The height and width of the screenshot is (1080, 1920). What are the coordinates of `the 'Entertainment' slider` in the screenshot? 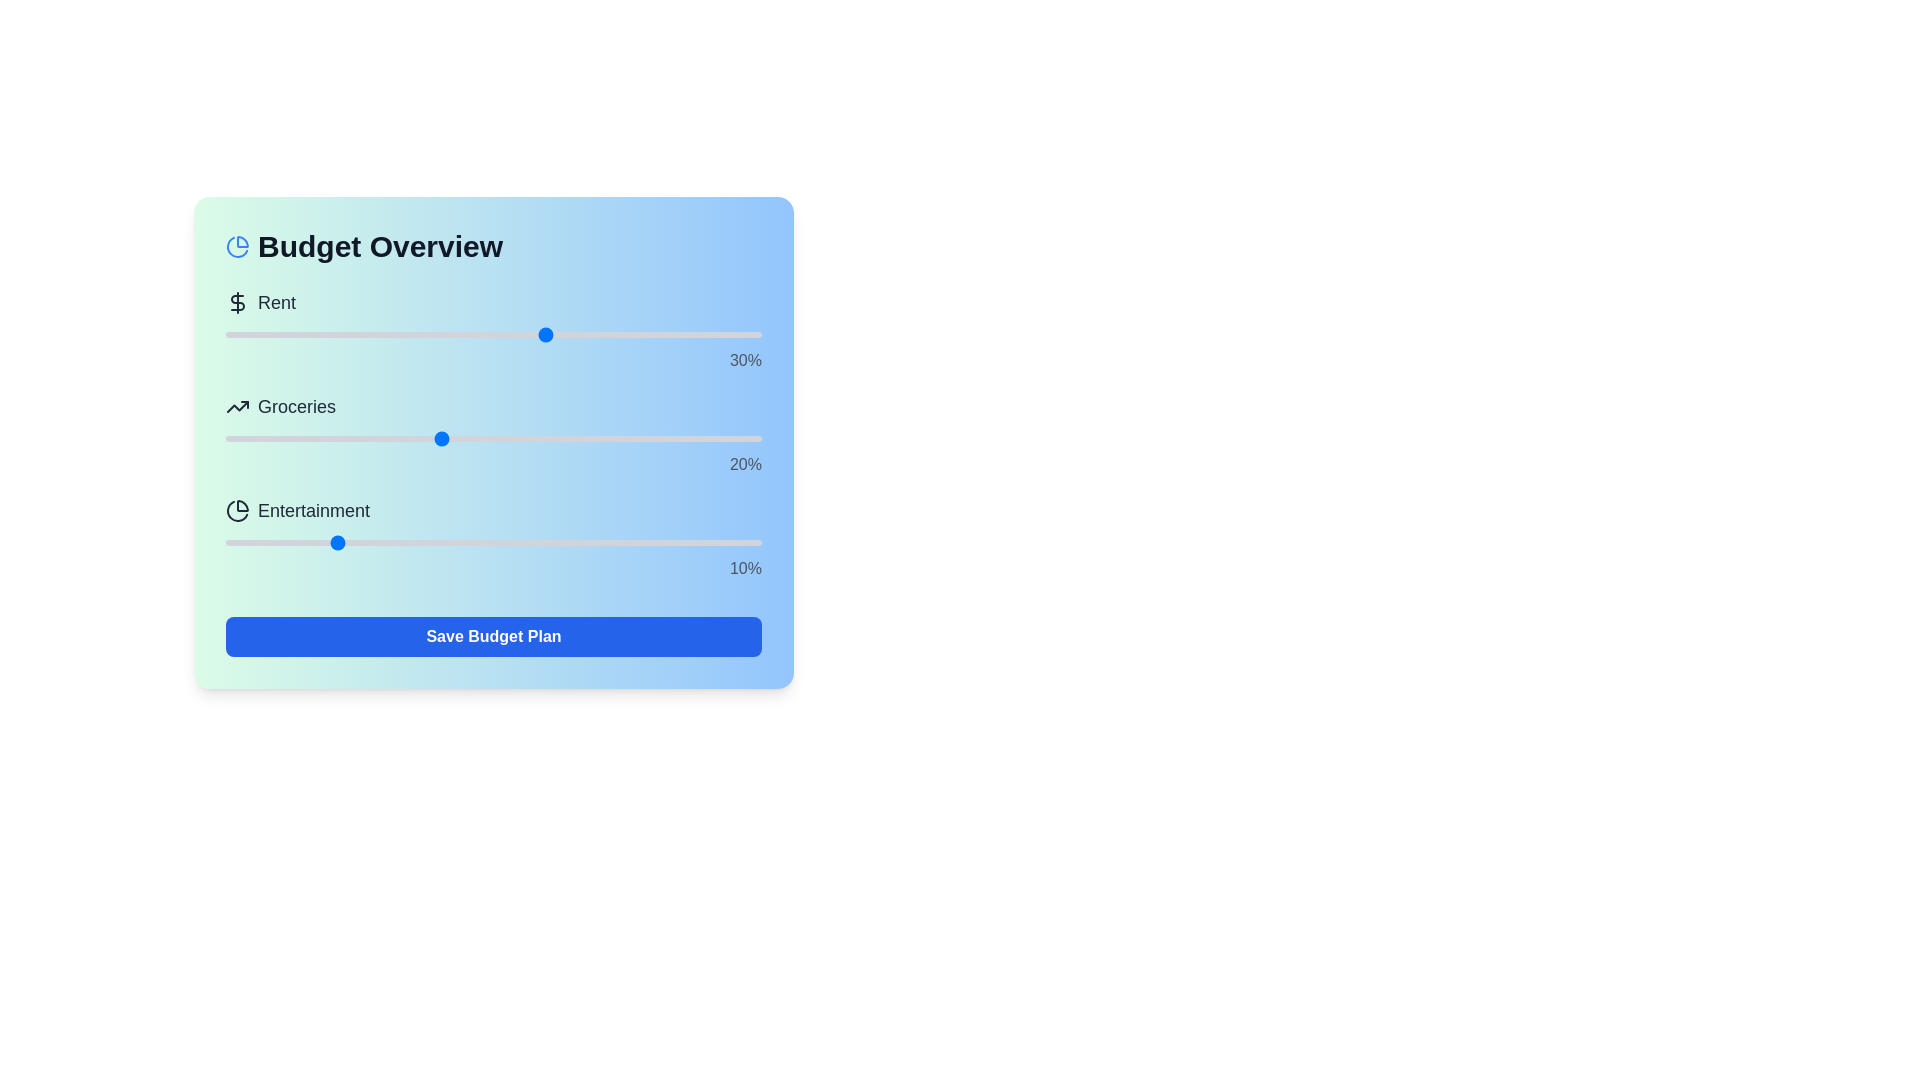 It's located at (333, 543).